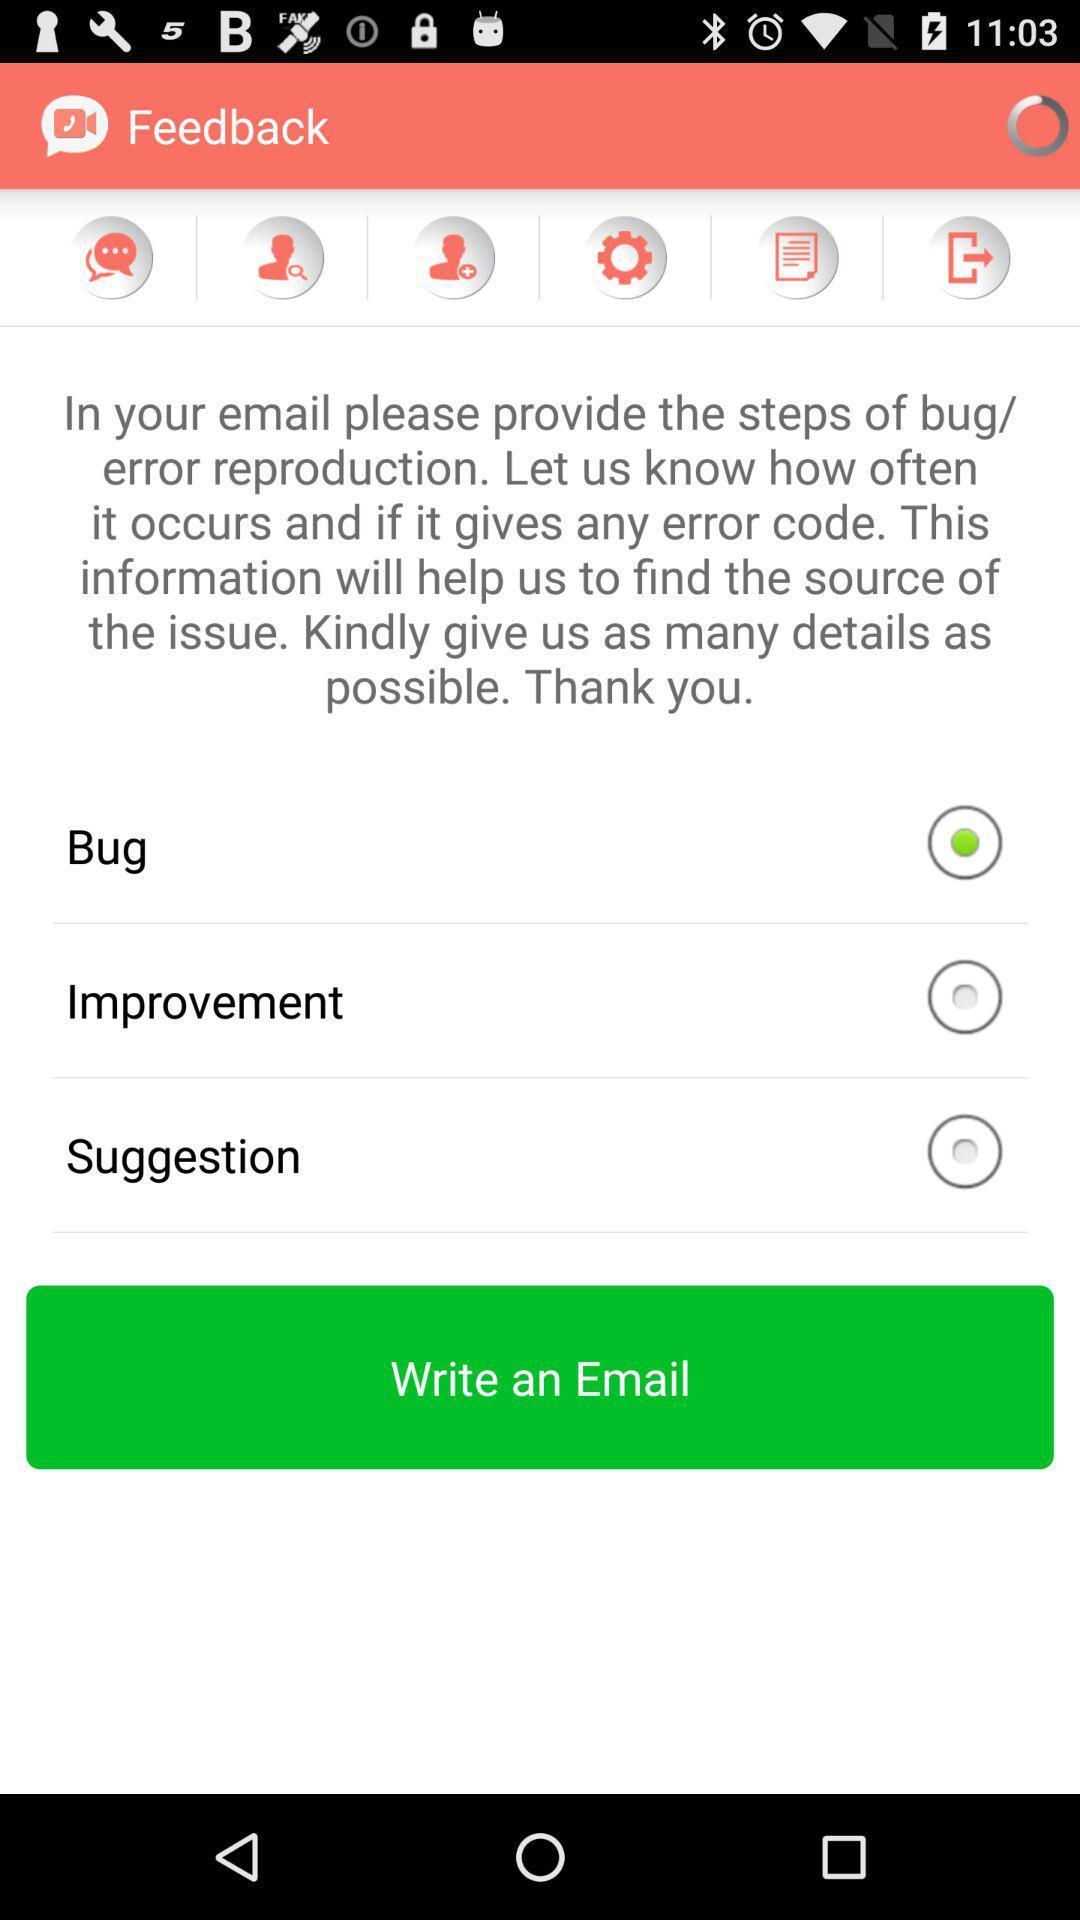  I want to click on feedback, so click(452, 256).